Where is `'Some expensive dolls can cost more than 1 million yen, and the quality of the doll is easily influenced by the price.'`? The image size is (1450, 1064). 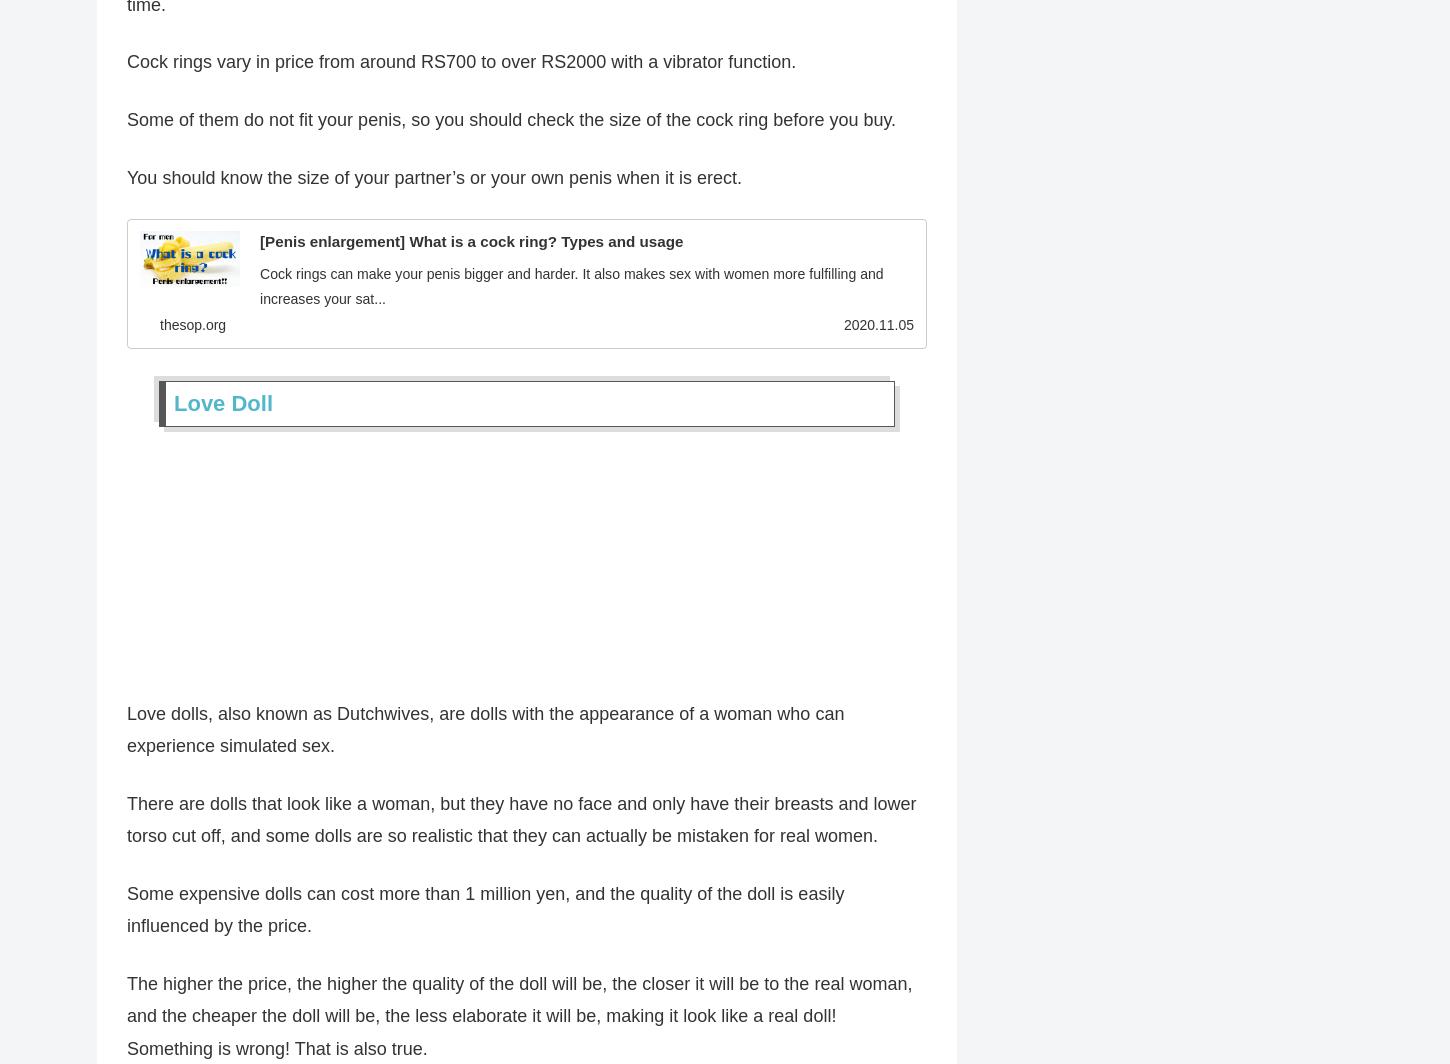
'Some expensive dolls can cost more than 1 million yen, and the quality of the doll is easily influenced by the price.' is located at coordinates (485, 913).